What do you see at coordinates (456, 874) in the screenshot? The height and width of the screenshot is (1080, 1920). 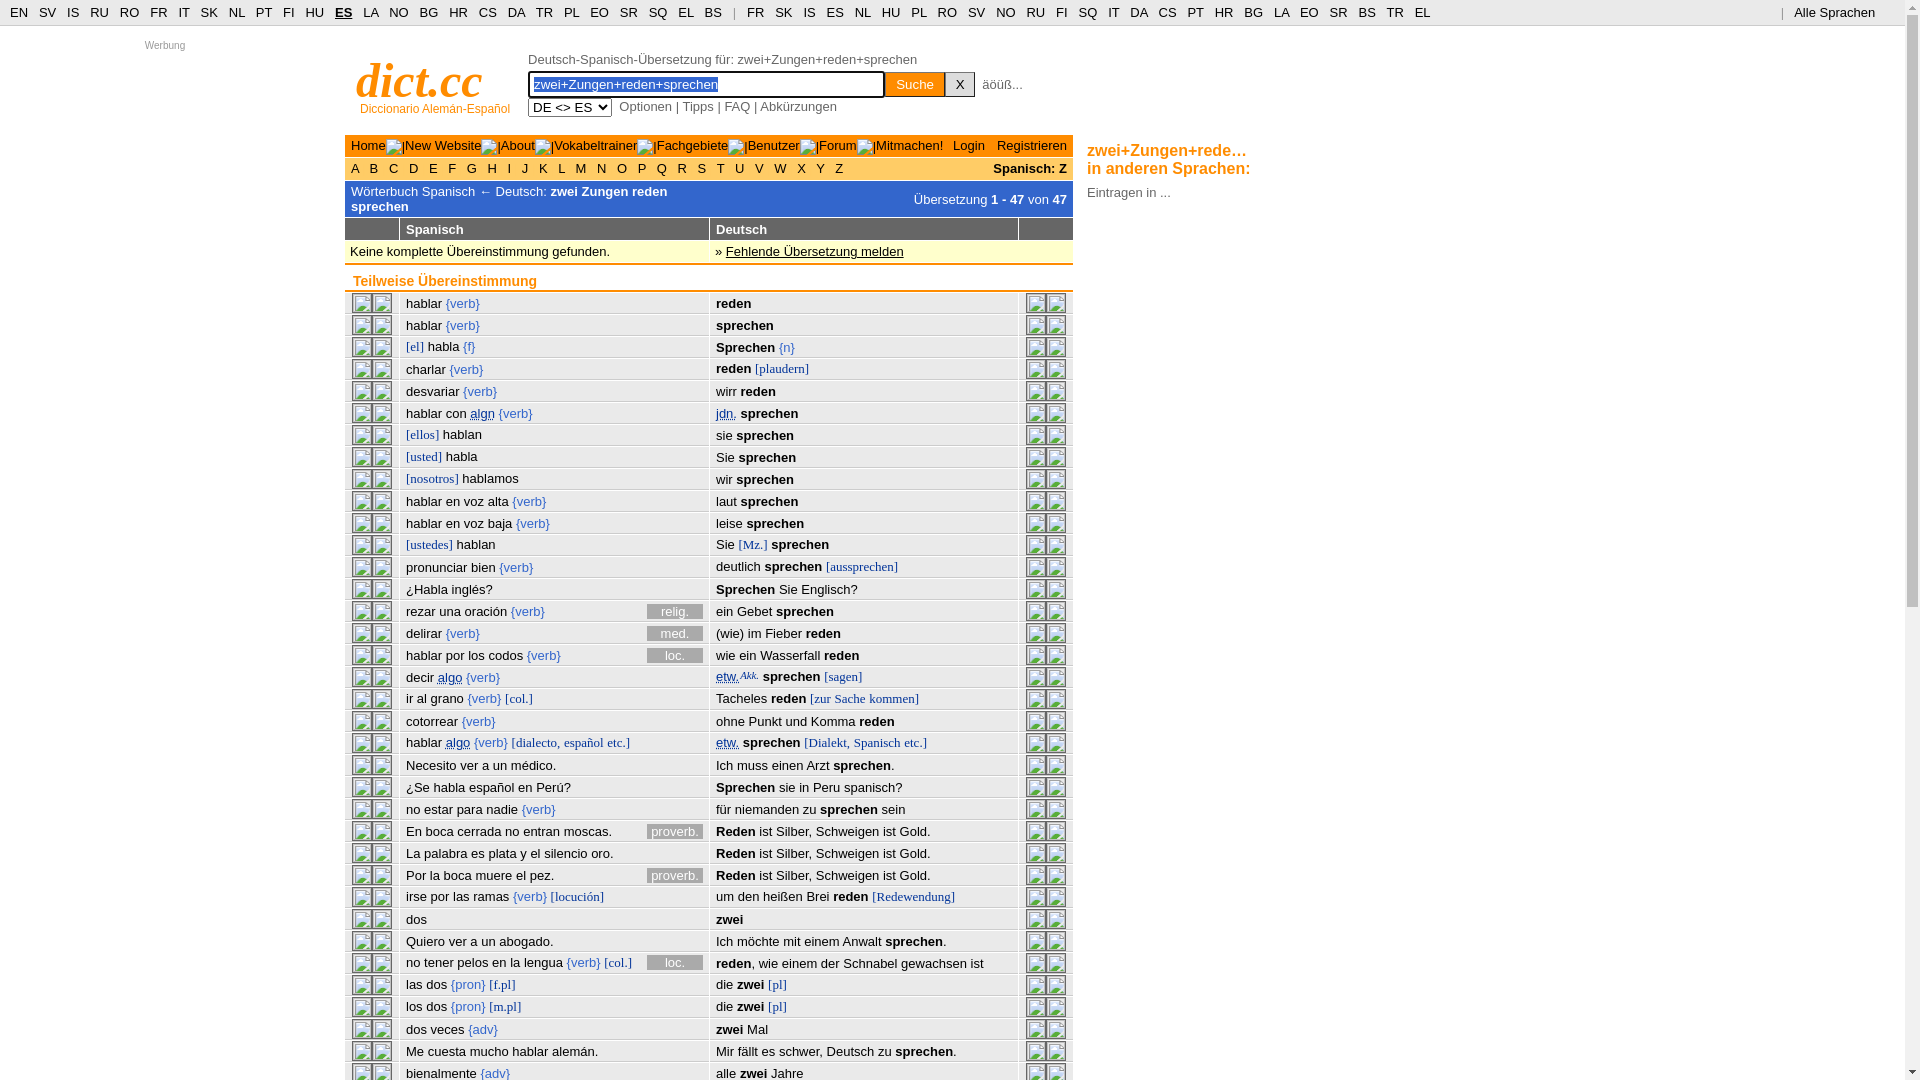 I see `'boca'` at bounding box center [456, 874].